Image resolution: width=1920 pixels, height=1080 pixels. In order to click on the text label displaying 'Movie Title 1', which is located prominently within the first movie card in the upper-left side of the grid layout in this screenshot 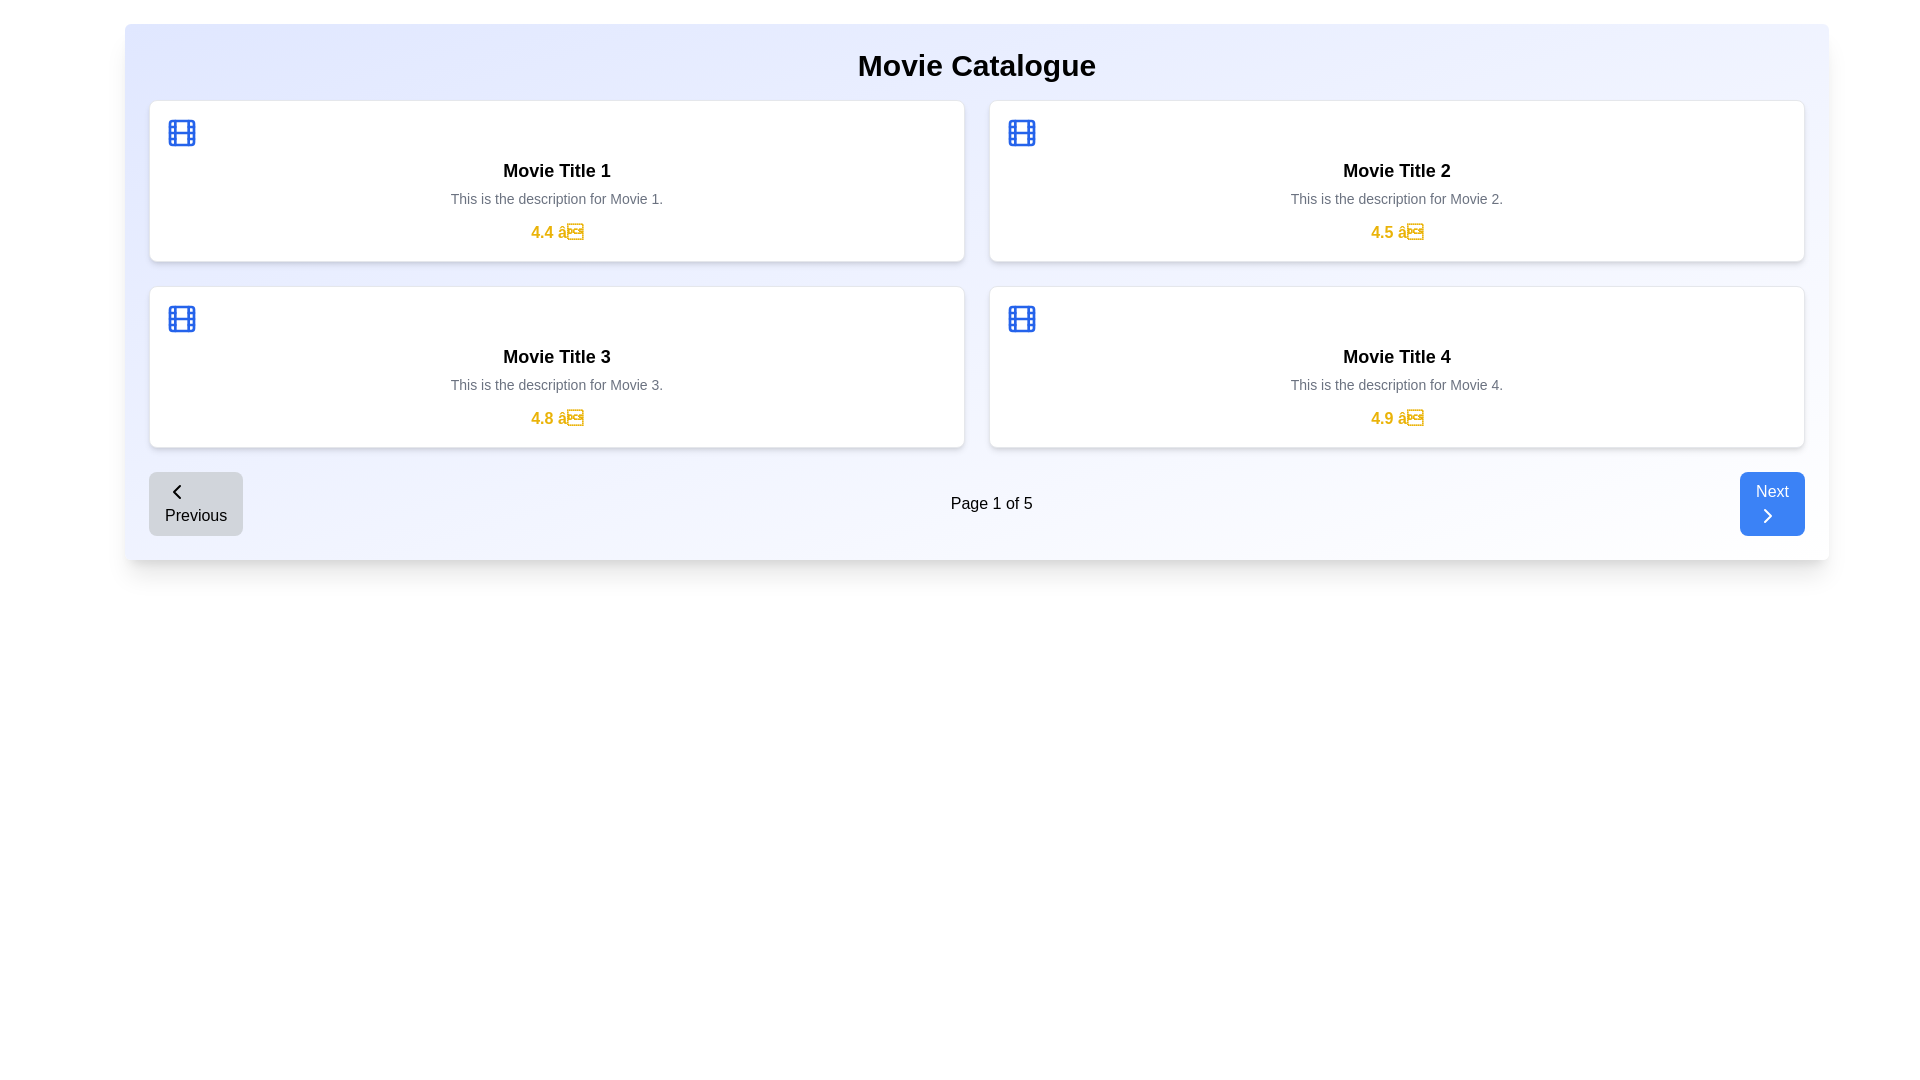, I will do `click(556, 169)`.